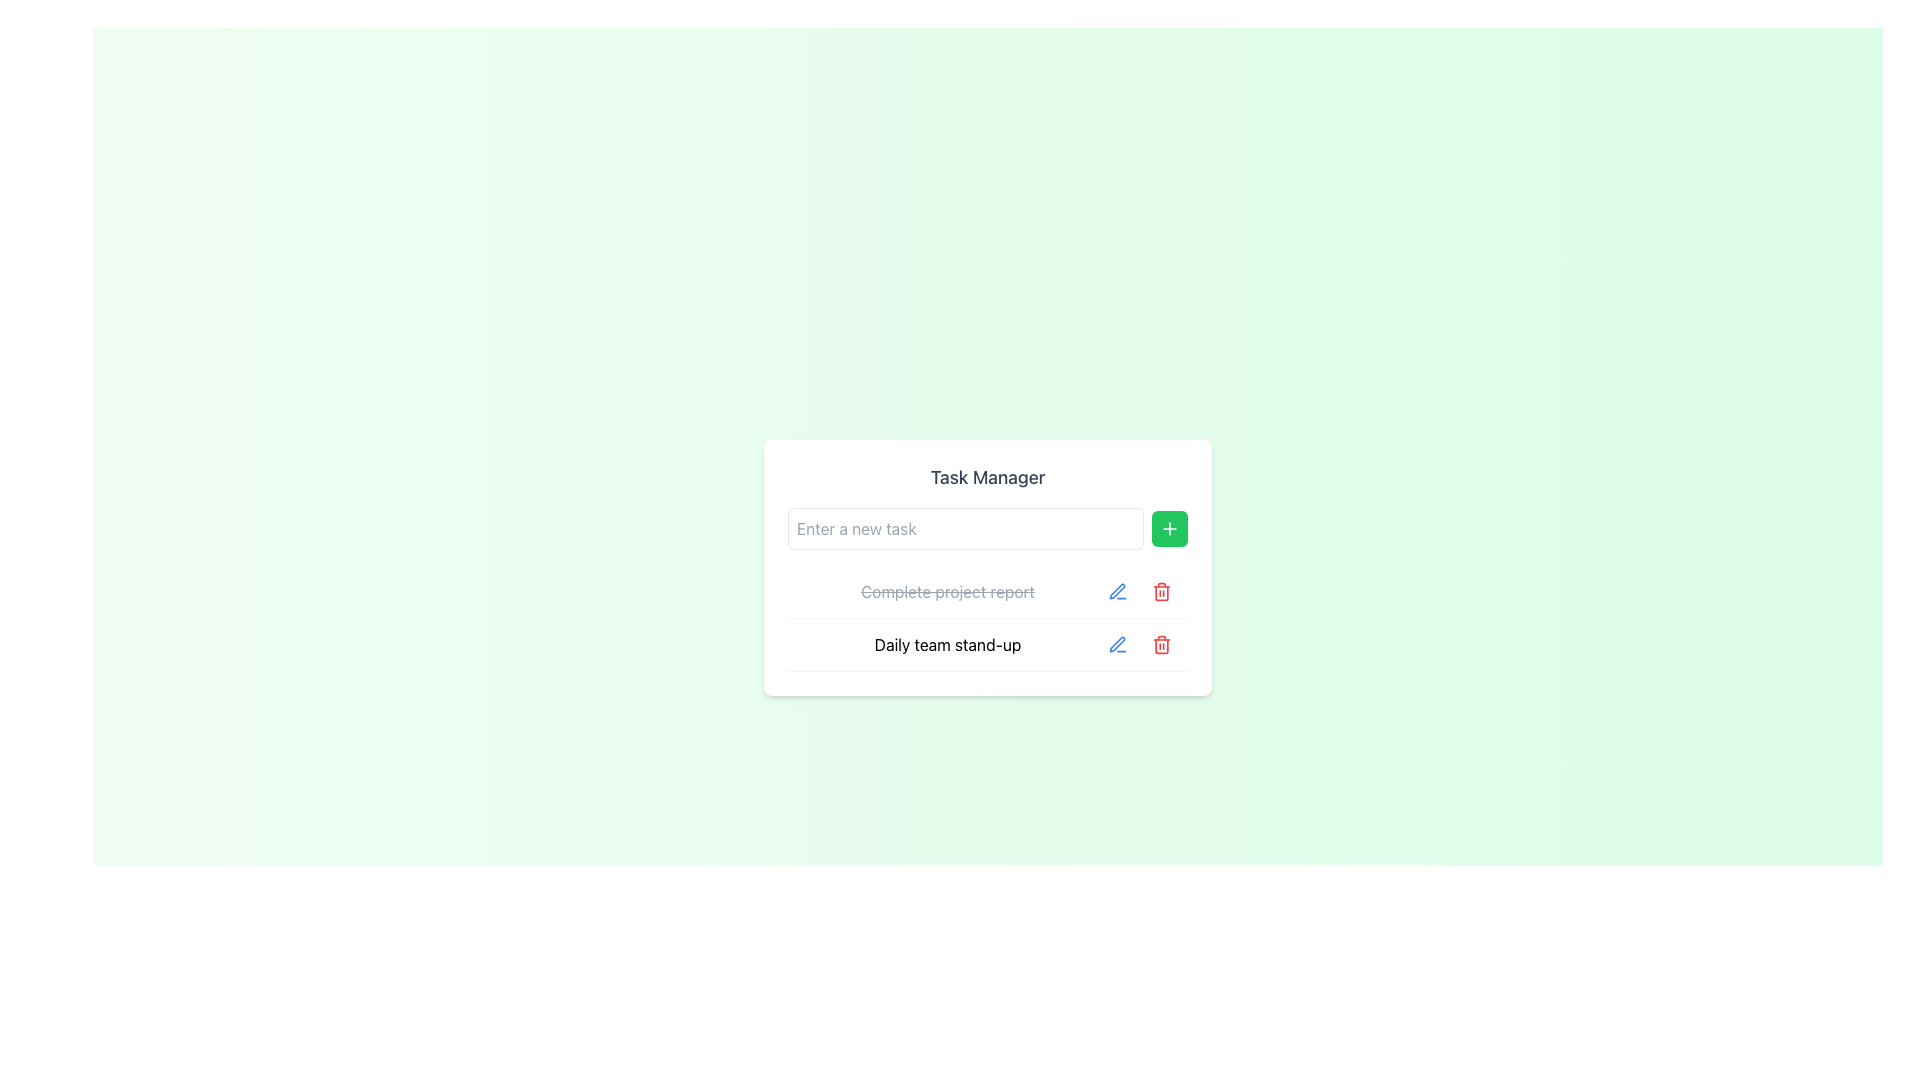 The height and width of the screenshot is (1080, 1920). I want to click on the 'Daily team stand-up' task label for sorting in the task manager interface, located below the 'Complete project report', so click(988, 645).